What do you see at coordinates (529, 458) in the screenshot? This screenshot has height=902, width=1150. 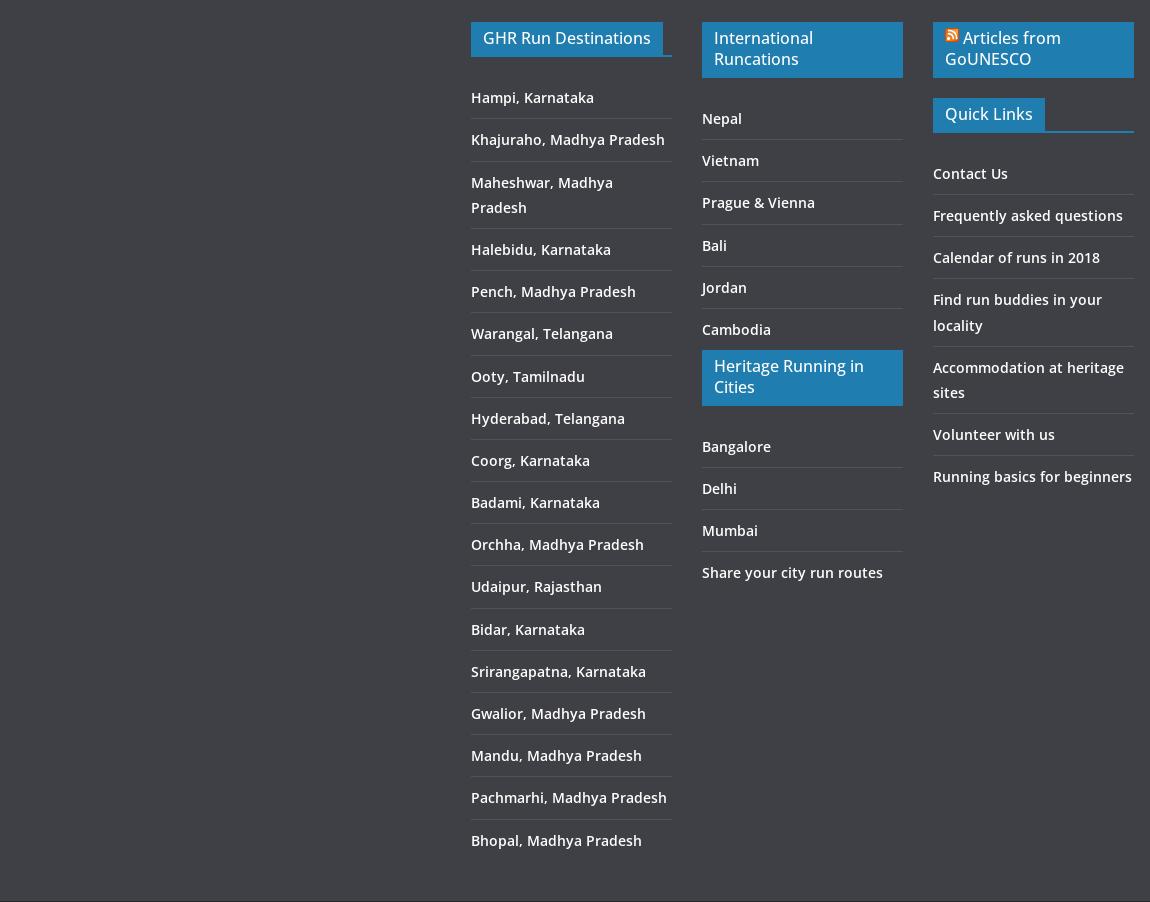 I see `'Coorg, Karnataka'` at bounding box center [529, 458].